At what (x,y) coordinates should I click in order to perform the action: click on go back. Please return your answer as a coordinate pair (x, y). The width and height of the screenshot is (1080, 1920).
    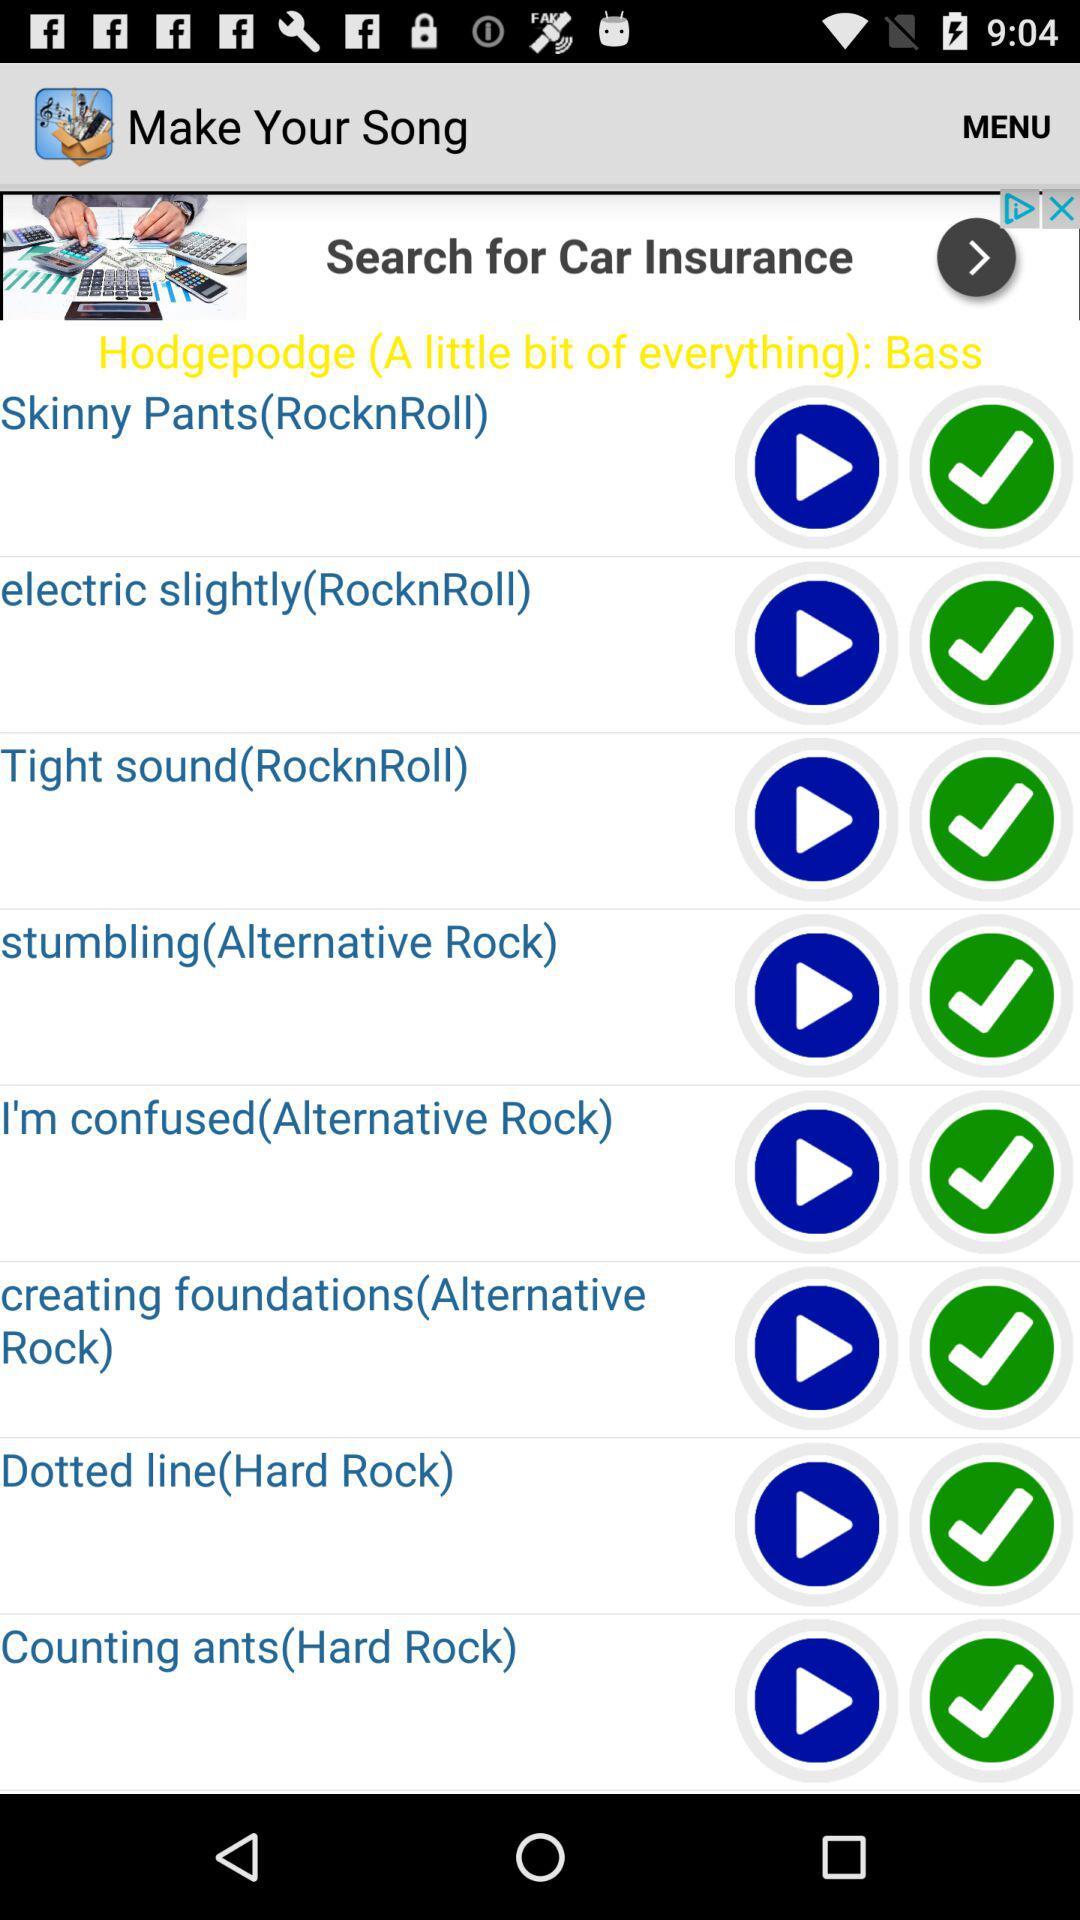
    Looking at the image, I should click on (992, 1173).